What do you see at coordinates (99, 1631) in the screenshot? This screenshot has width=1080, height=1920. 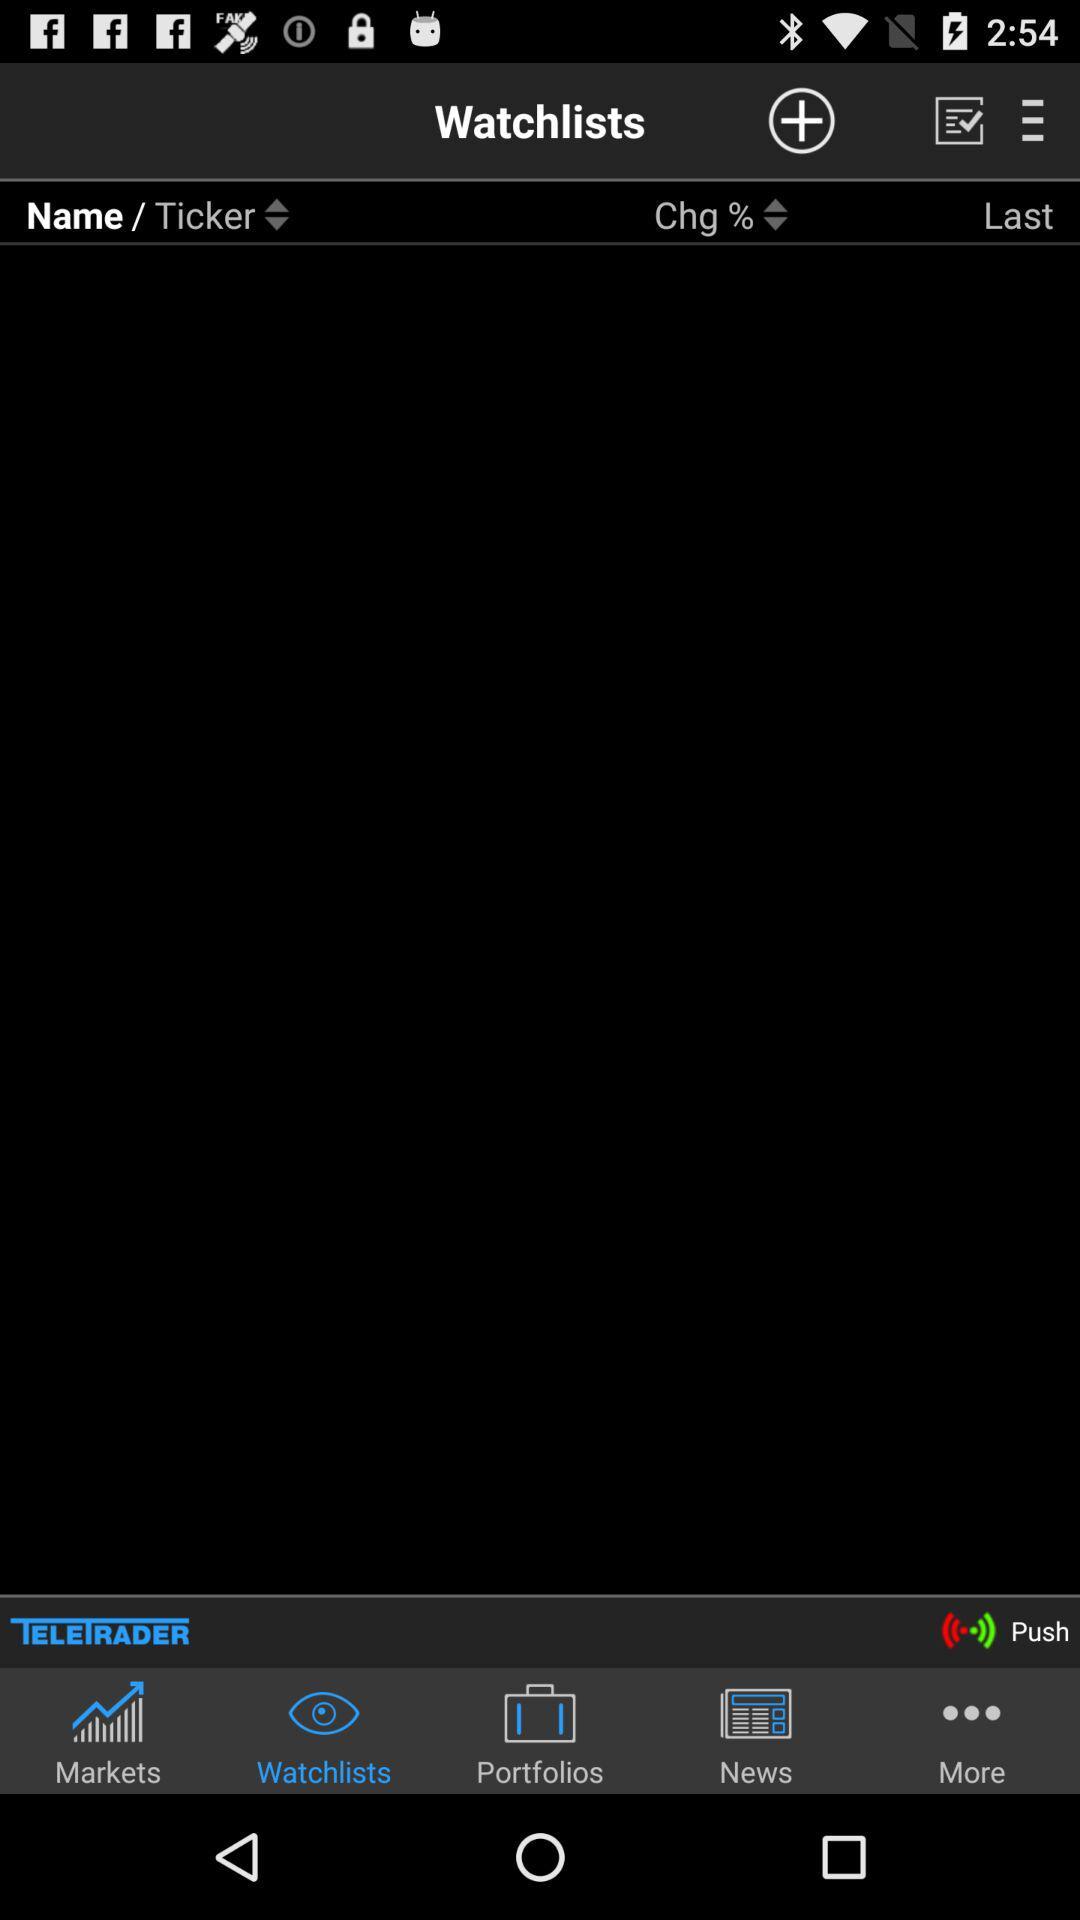 I see `the icon to the left of push icon` at bounding box center [99, 1631].